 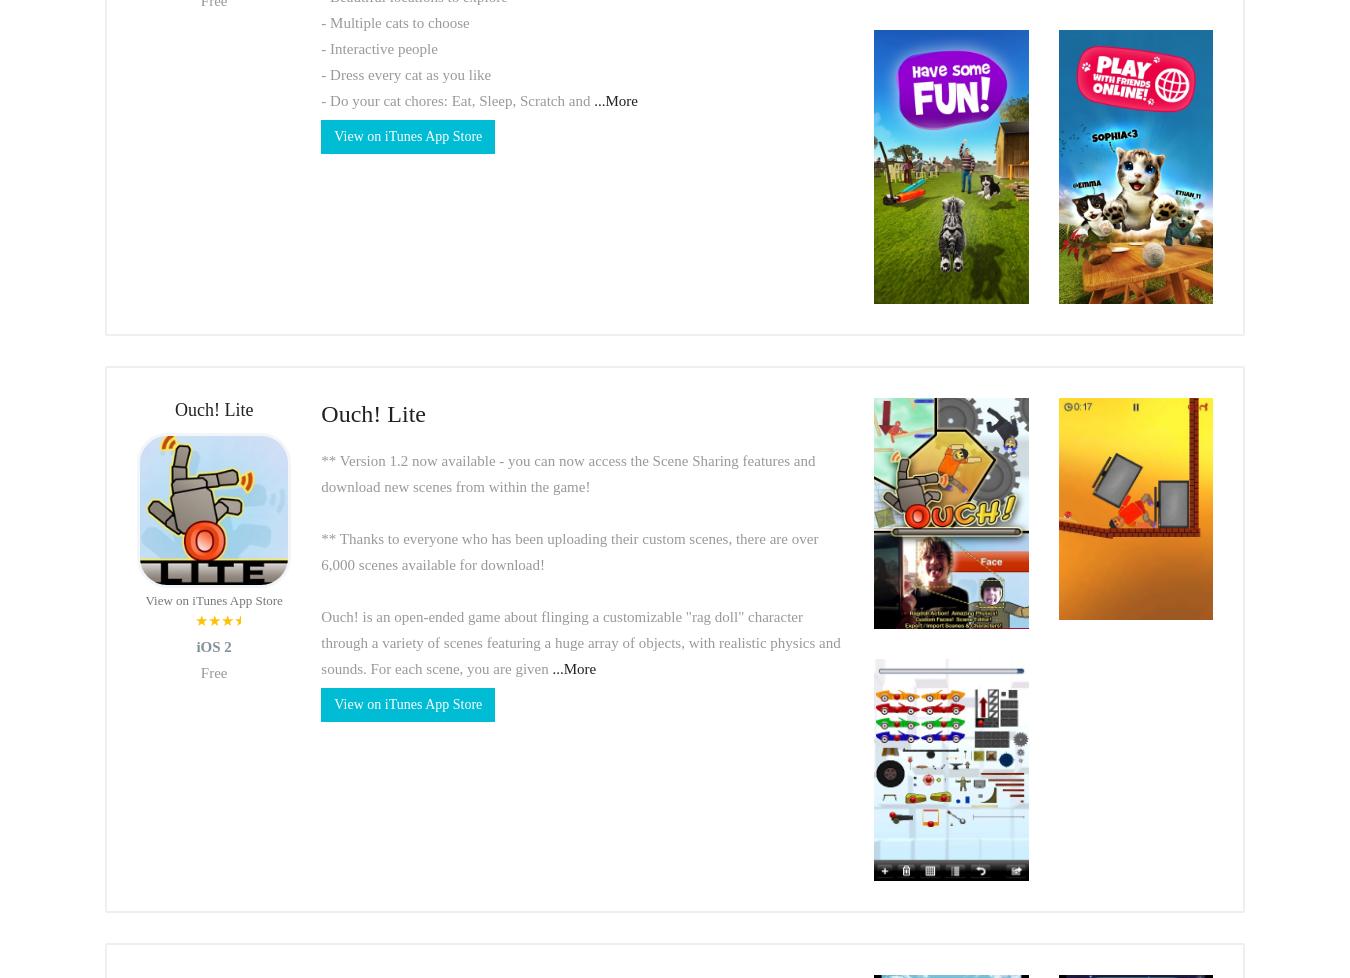 What do you see at coordinates (320, 22) in the screenshot?
I see `'- Multiple cats to choose'` at bounding box center [320, 22].